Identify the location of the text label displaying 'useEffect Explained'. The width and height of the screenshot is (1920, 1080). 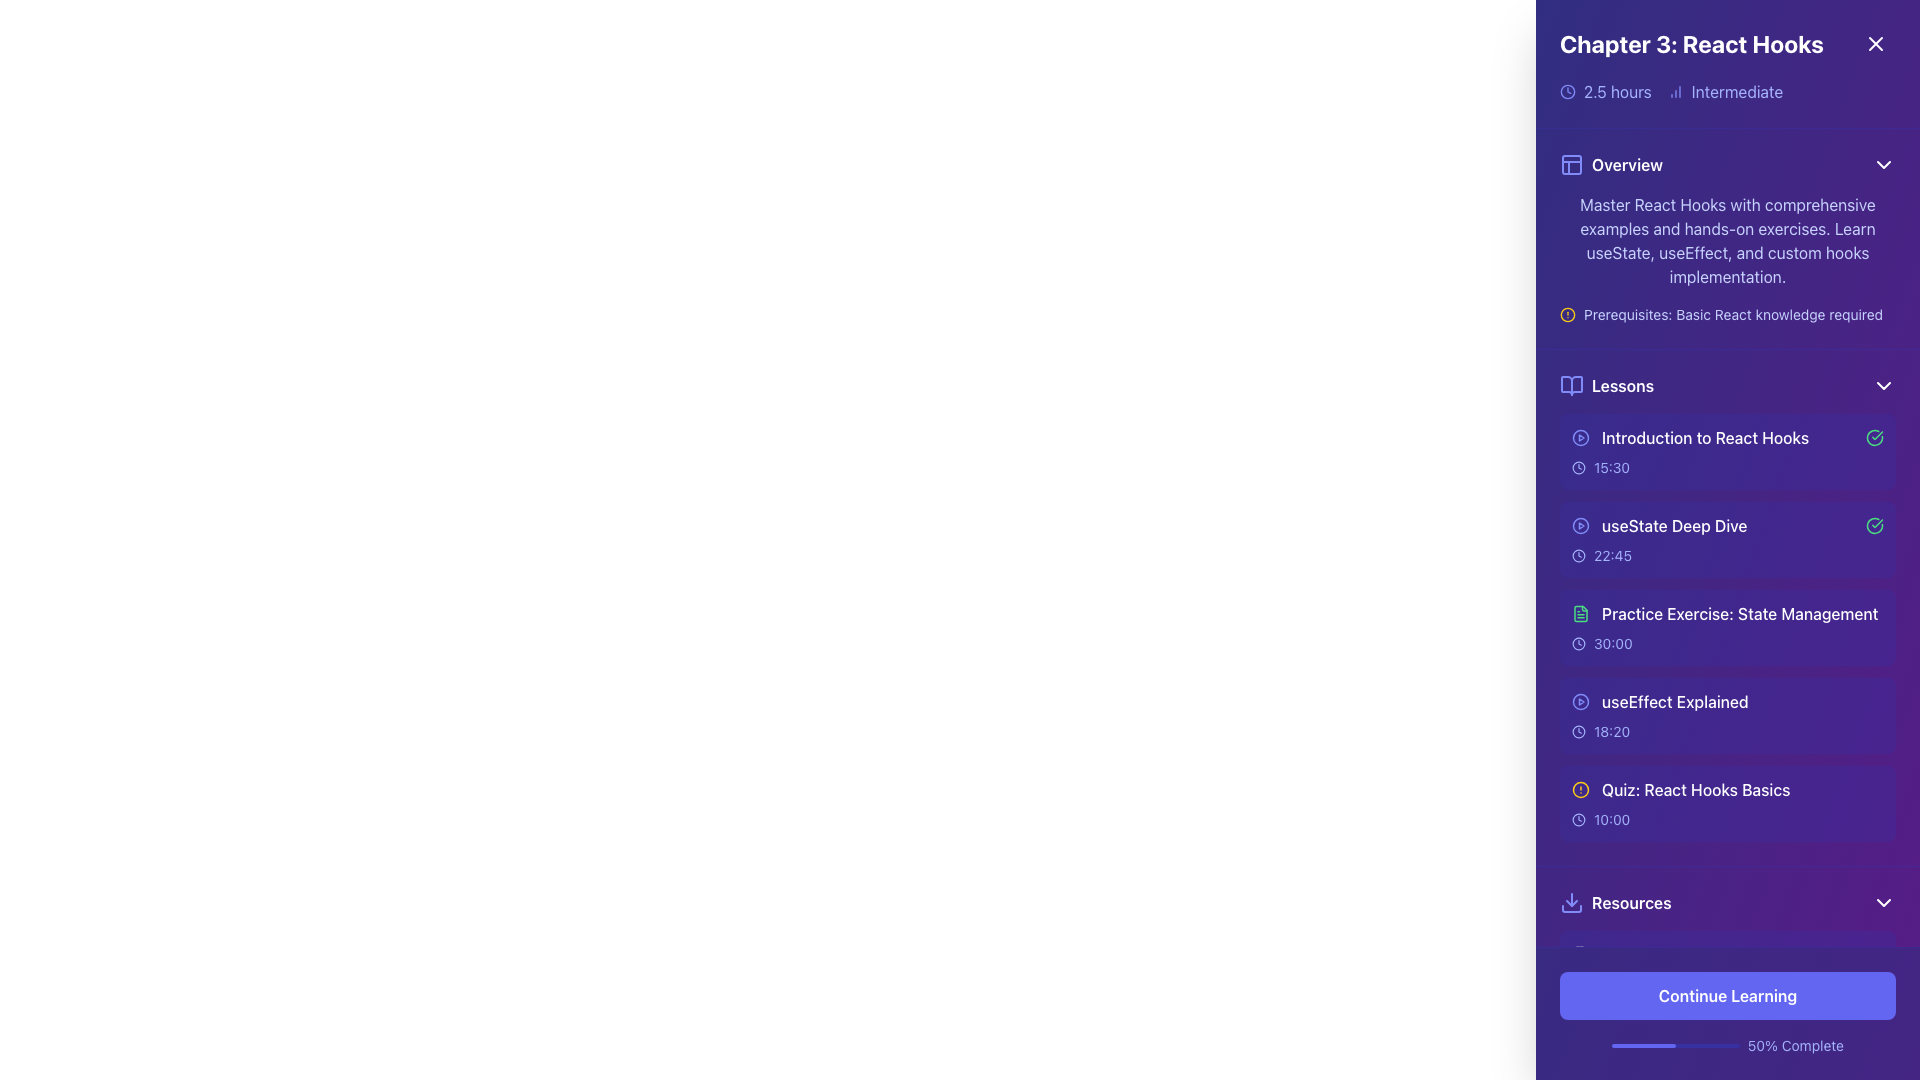
(1675, 701).